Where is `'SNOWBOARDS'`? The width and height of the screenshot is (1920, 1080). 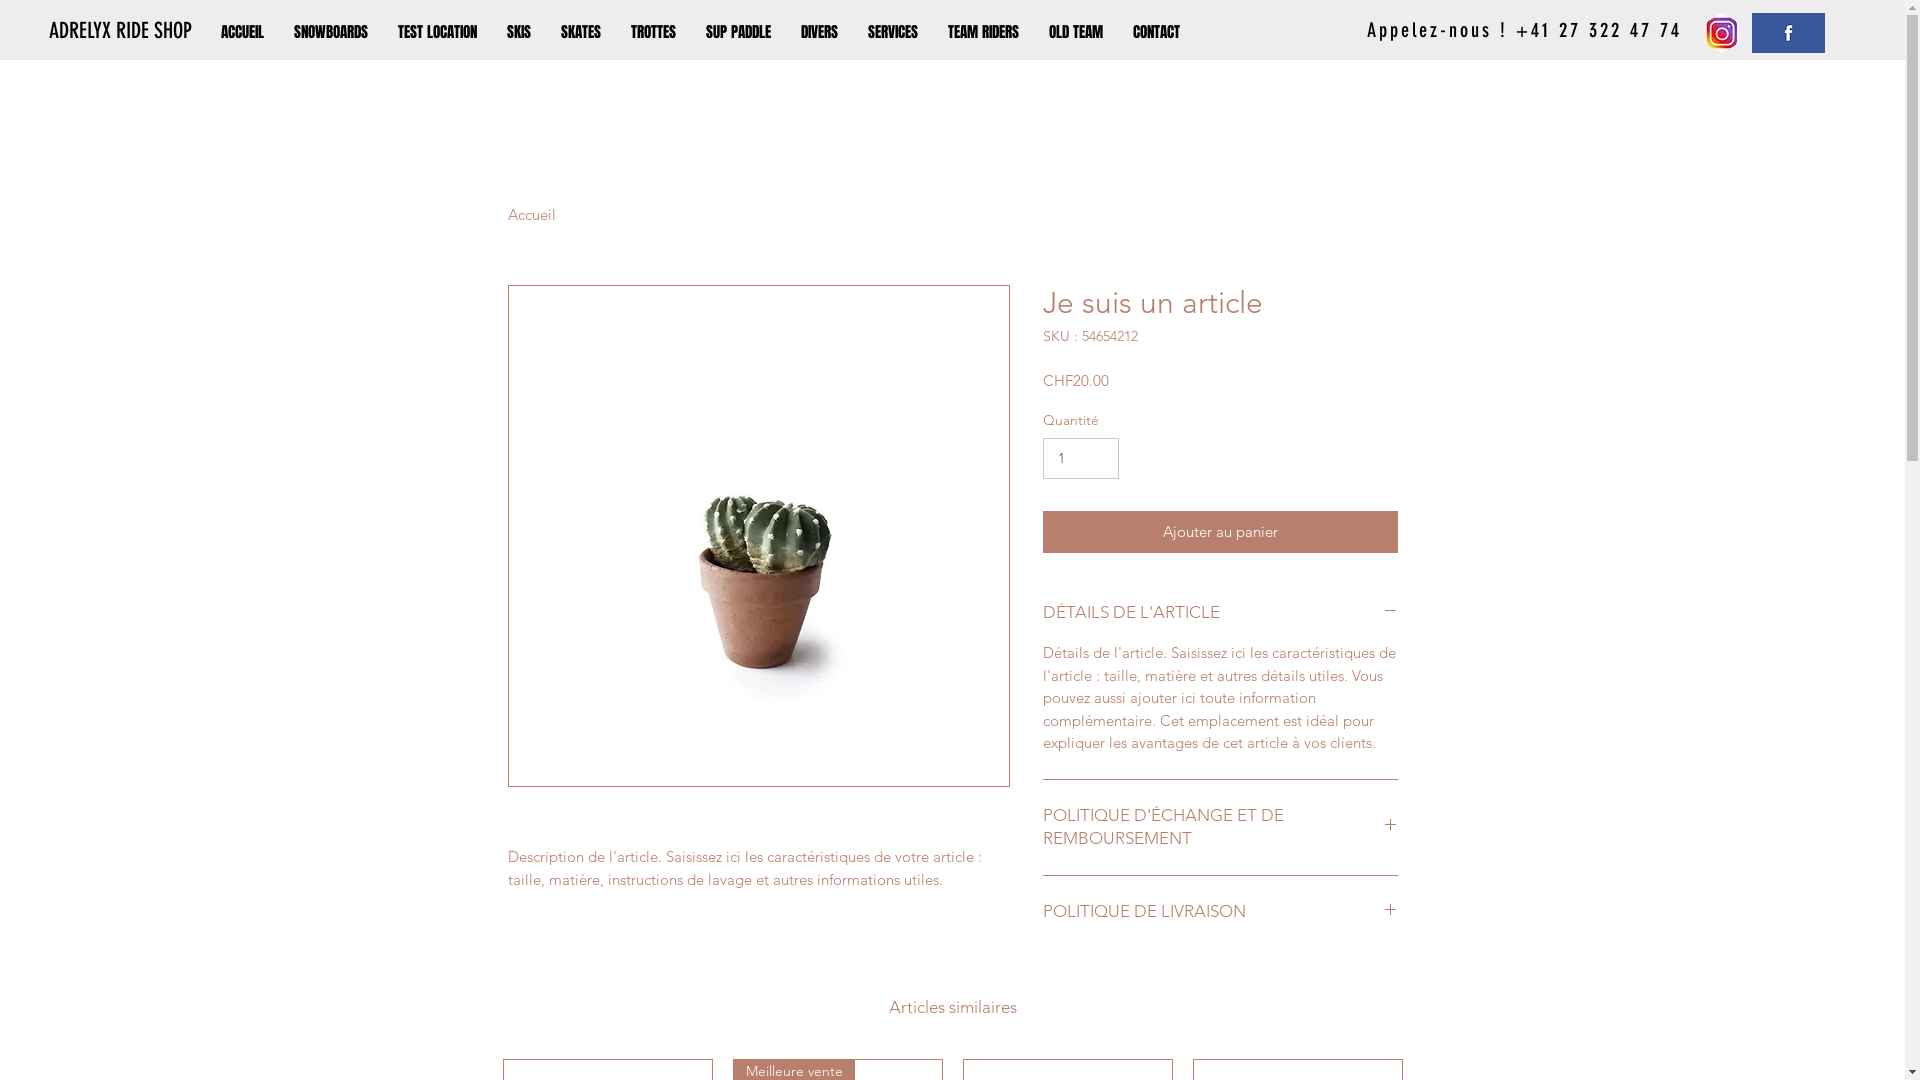 'SNOWBOARDS' is located at coordinates (331, 31).